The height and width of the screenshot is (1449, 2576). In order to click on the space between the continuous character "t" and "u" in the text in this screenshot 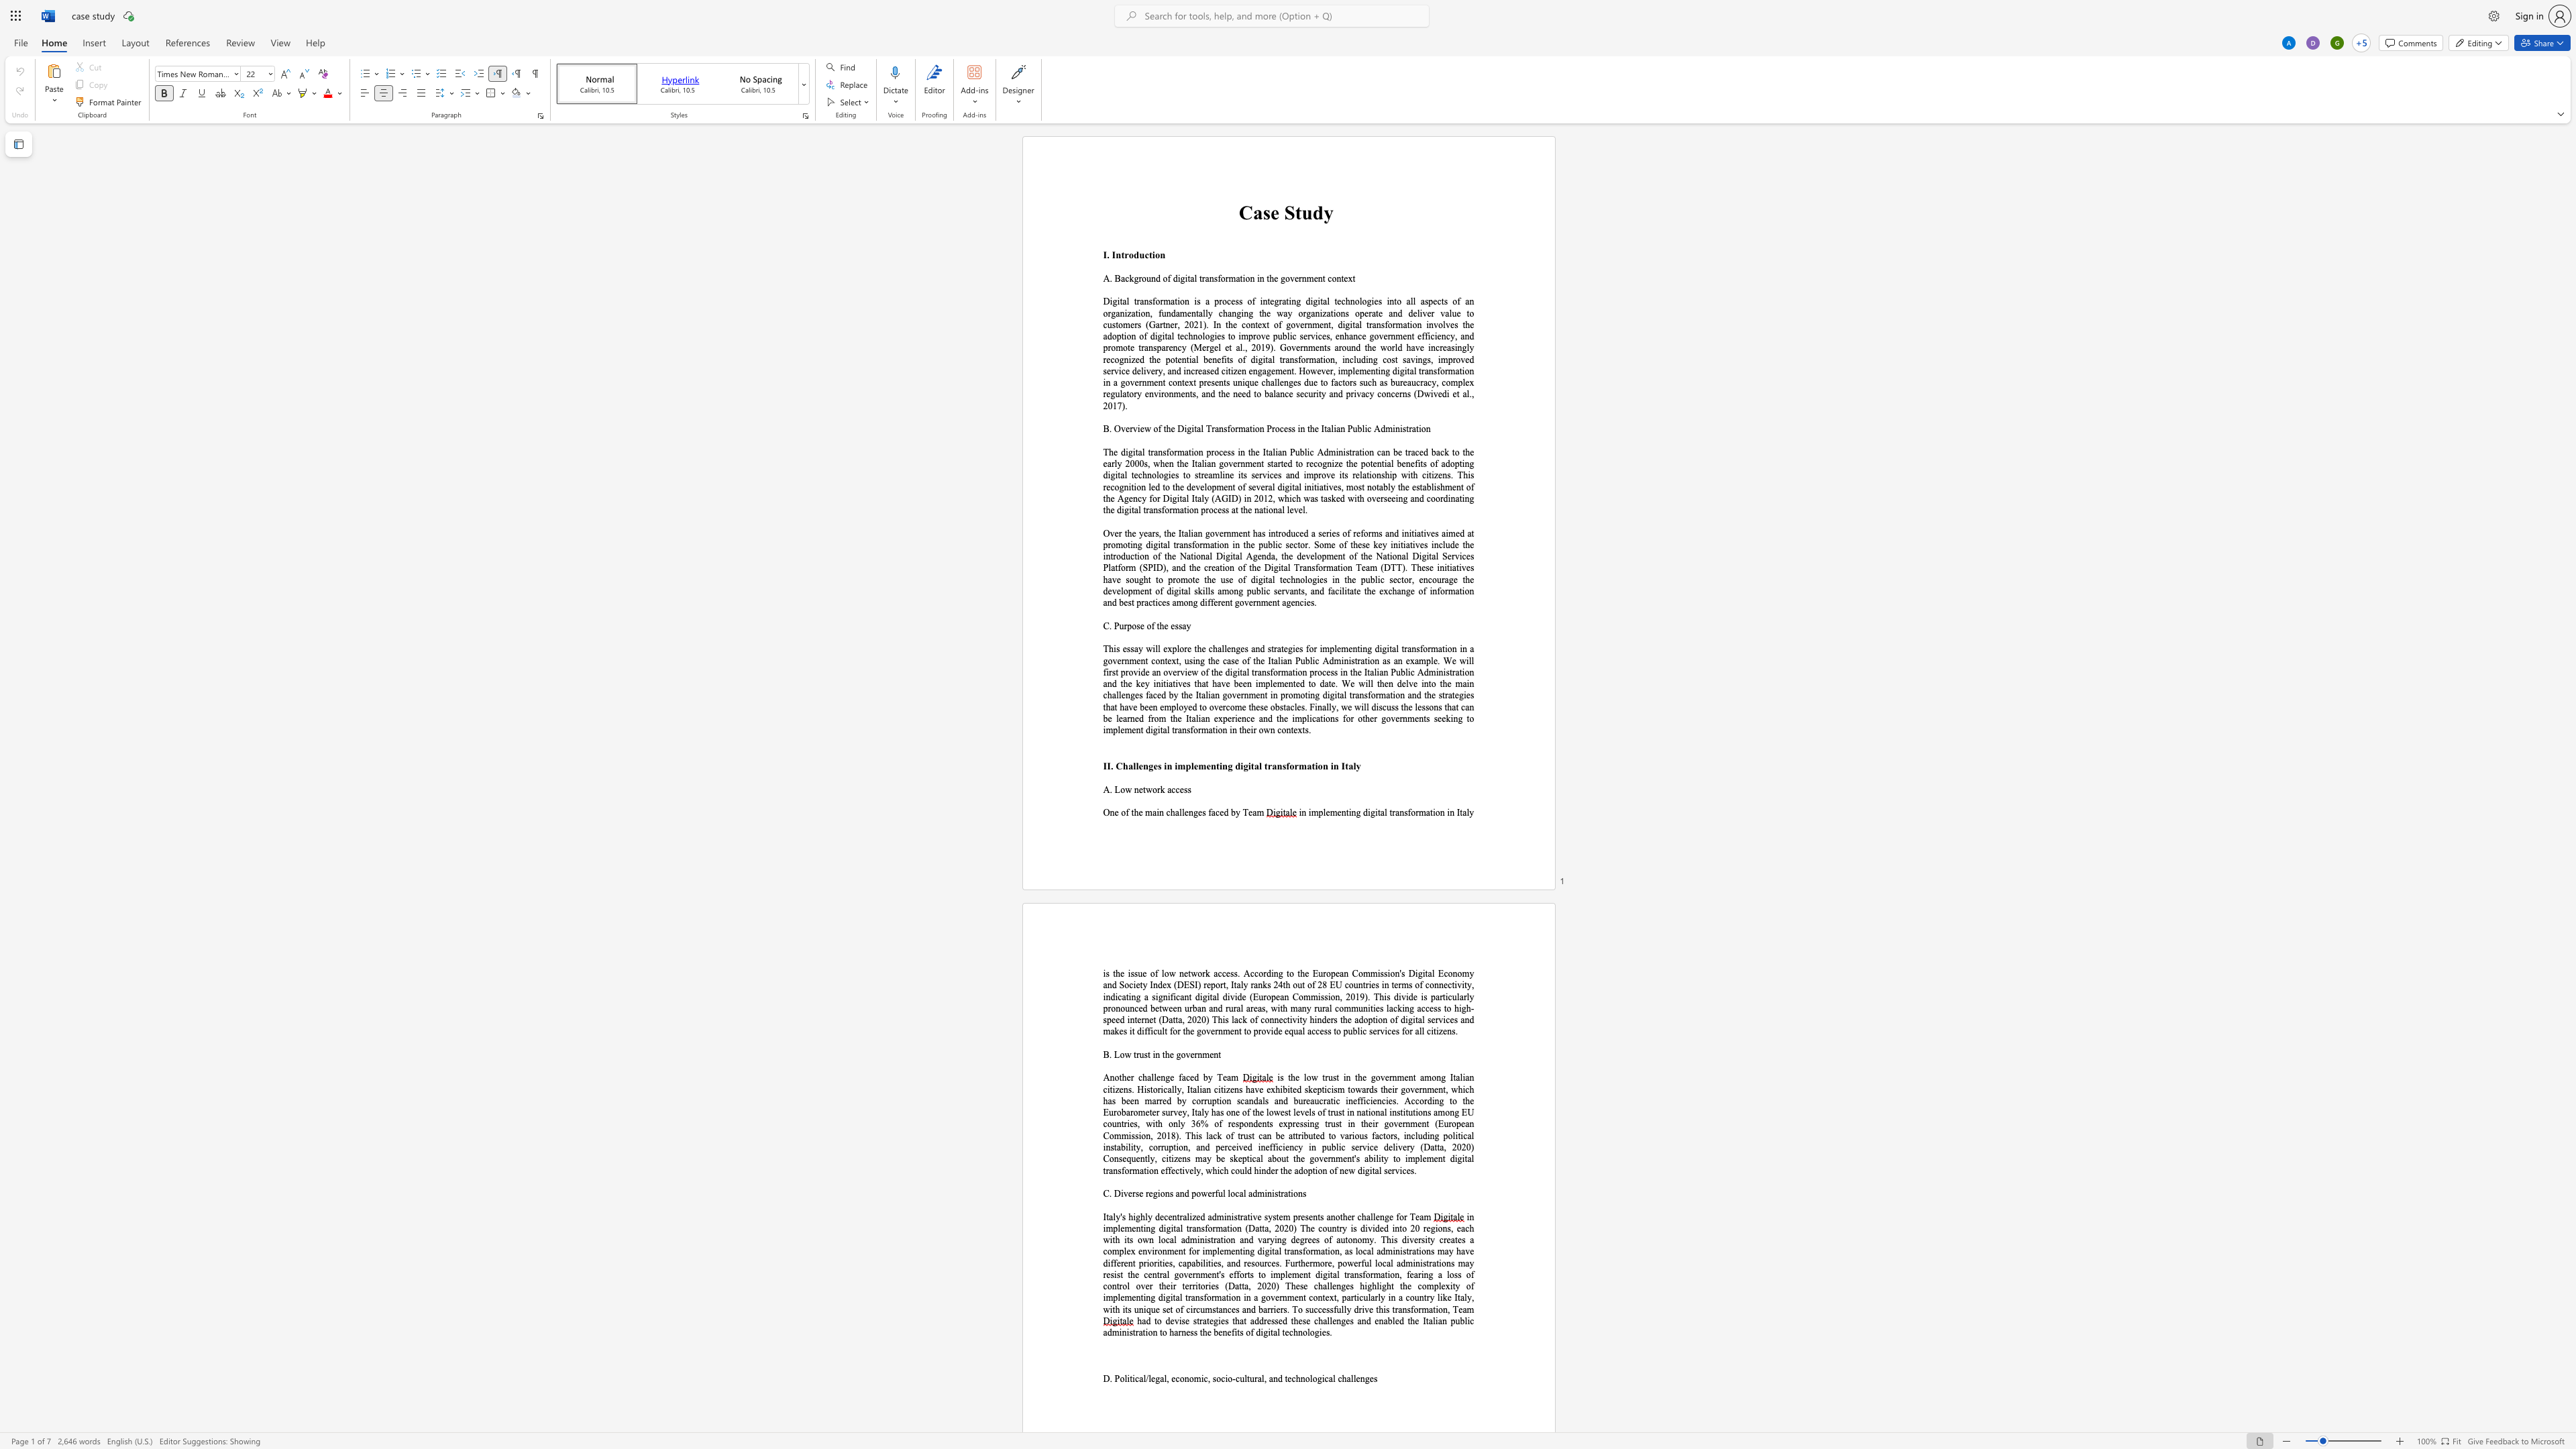, I will do `click(1303, 213)`.